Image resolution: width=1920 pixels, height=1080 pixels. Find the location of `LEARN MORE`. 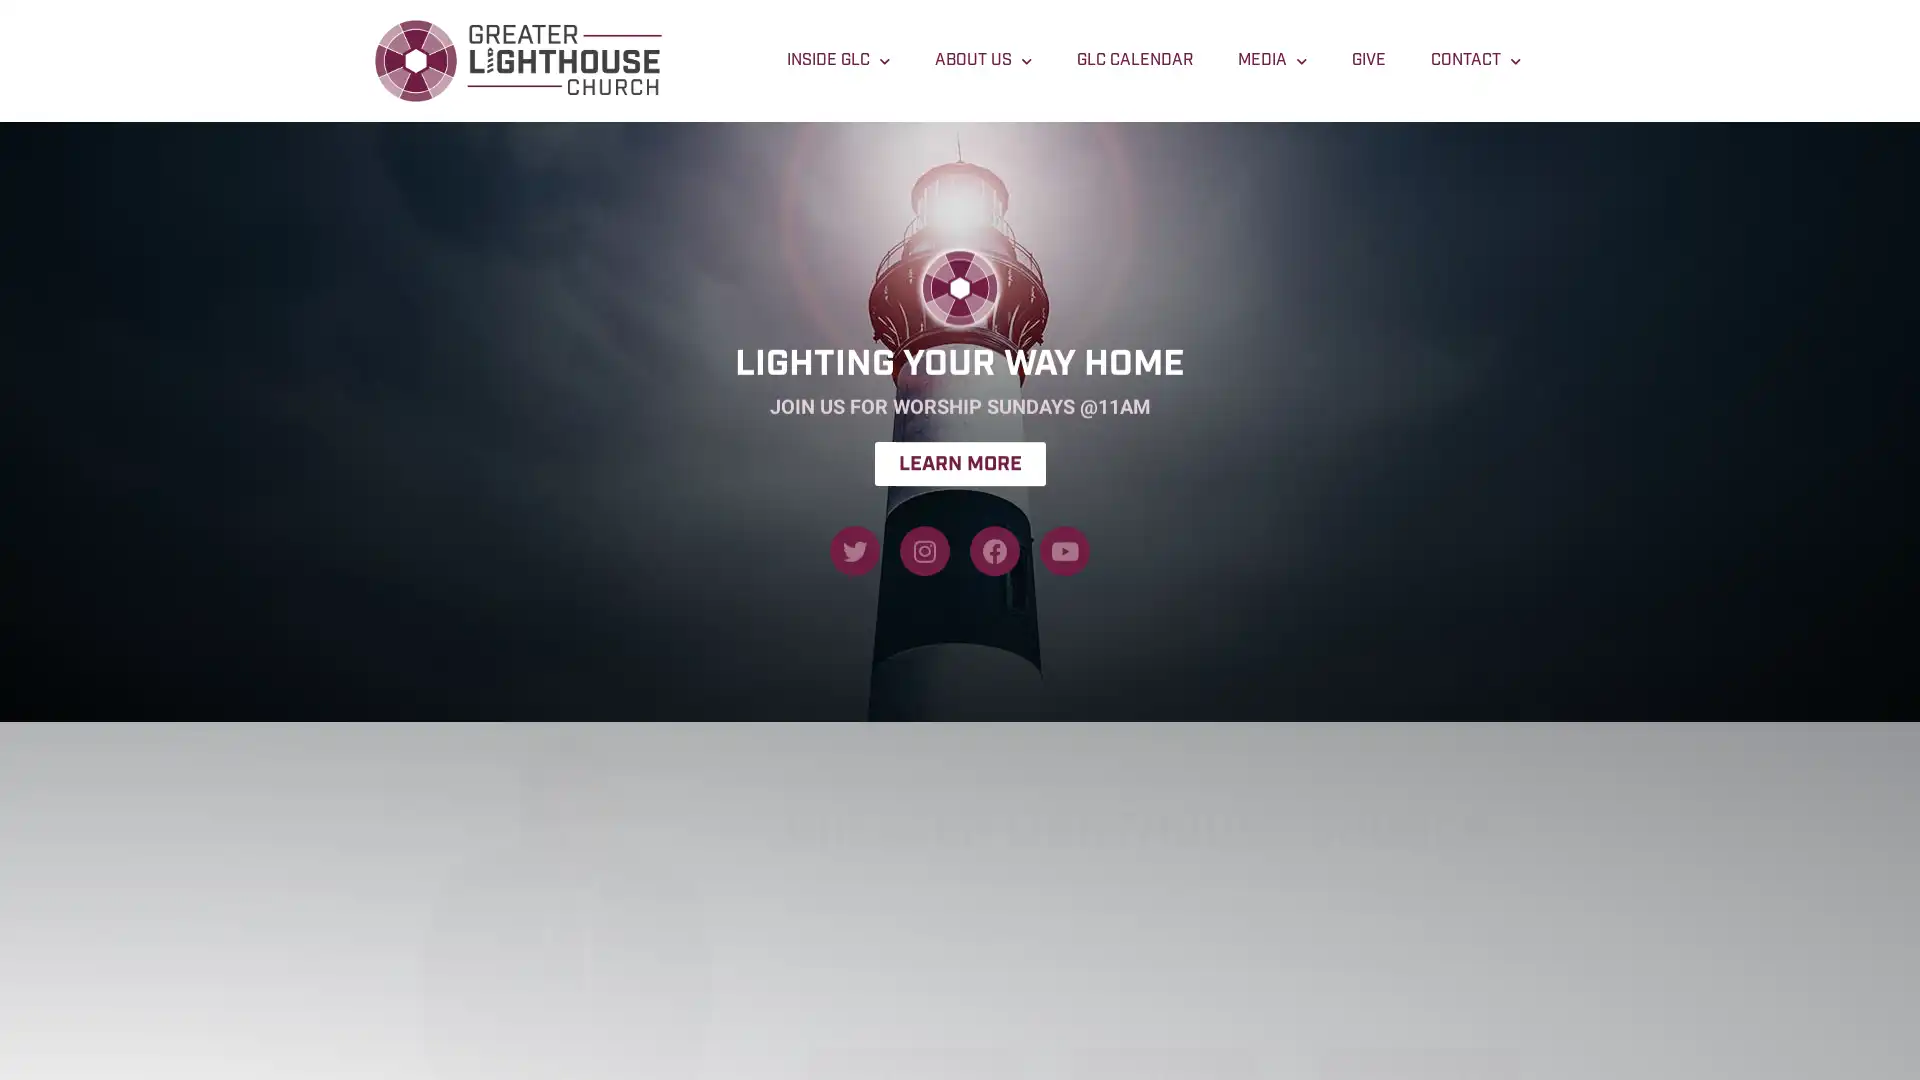

LEARN MORE is located at coordinates (958, 434).